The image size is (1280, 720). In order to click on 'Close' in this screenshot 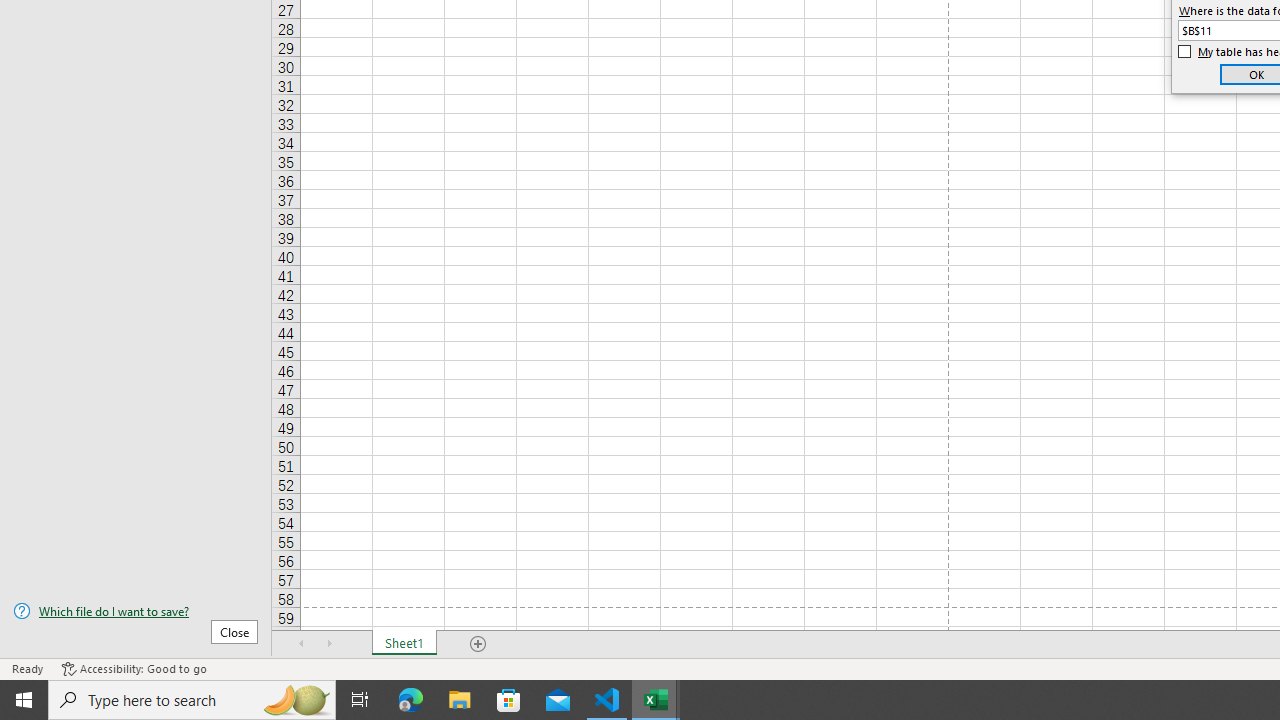, I will do `click(234, 631)`.